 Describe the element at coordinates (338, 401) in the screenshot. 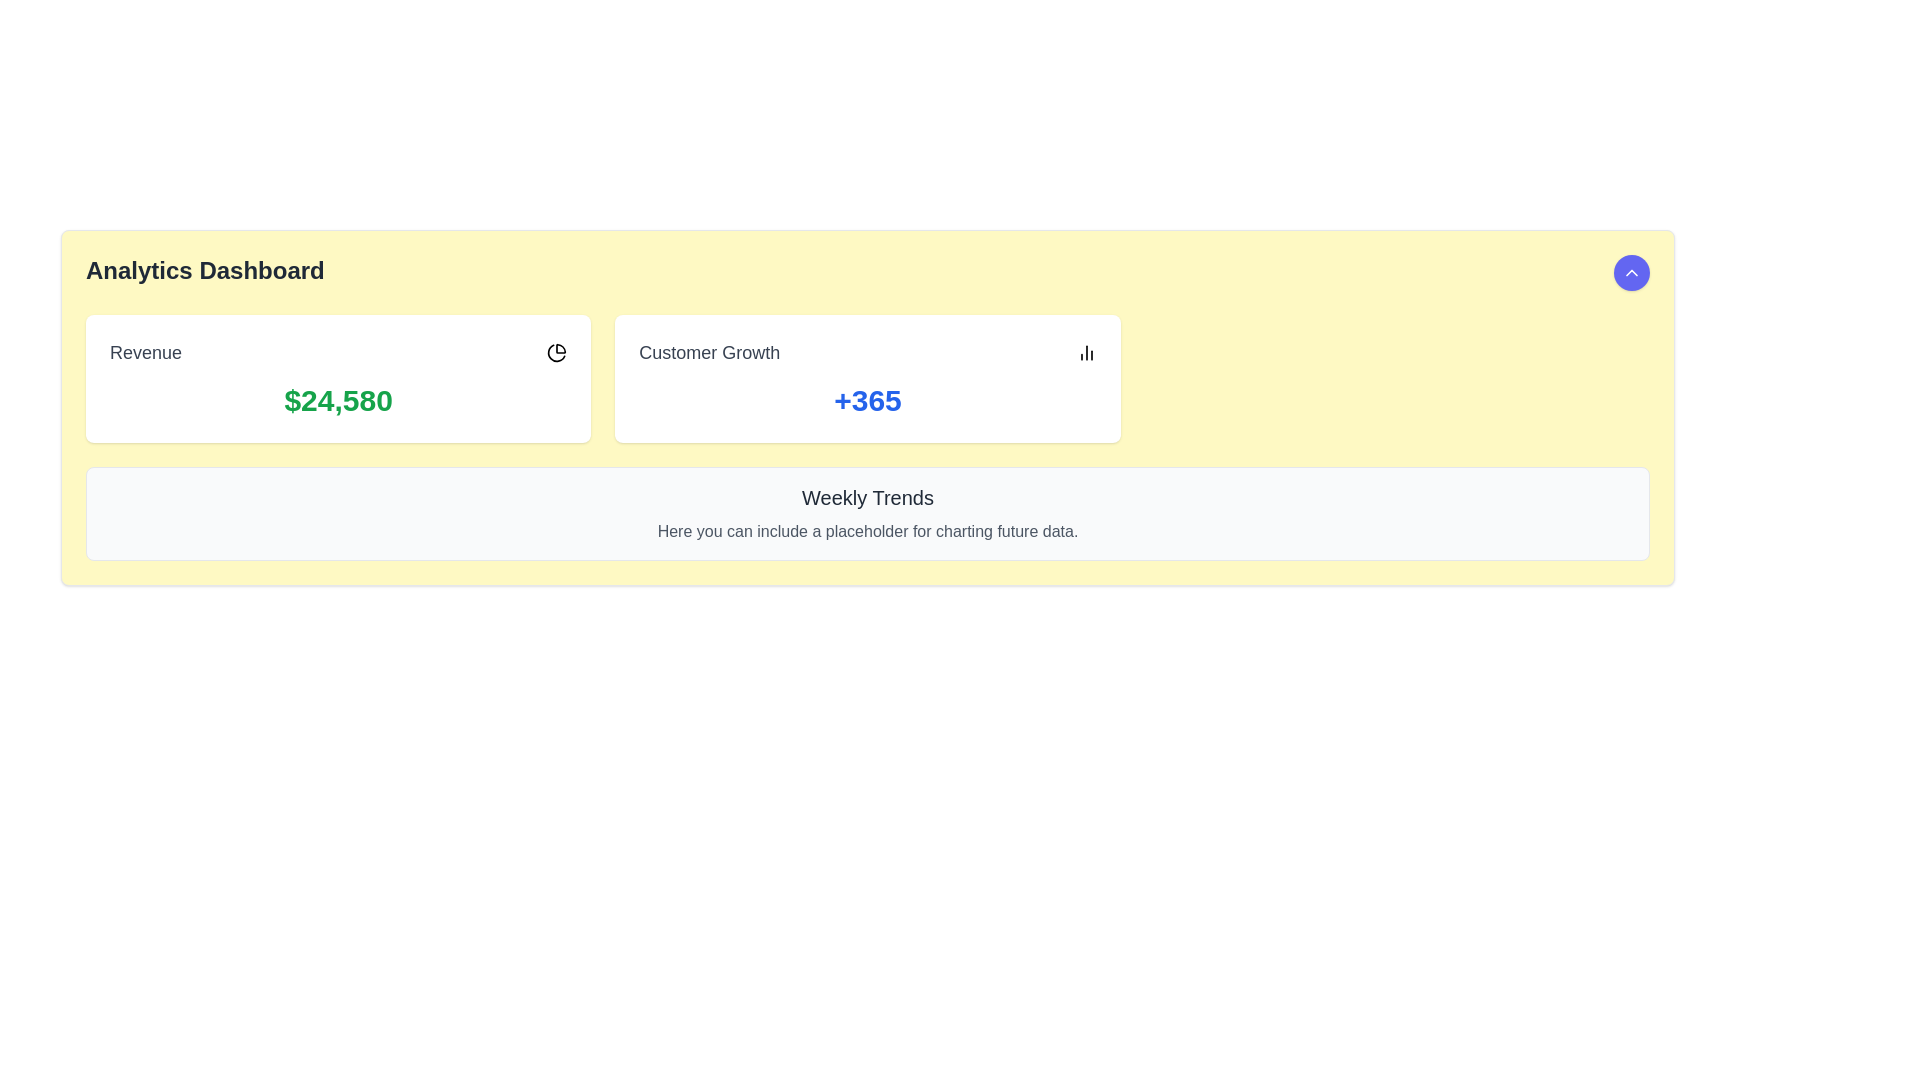

I see `the text label displaying '$24,580', which is styled with a large, bold green font and located beneath the 'Revenue' label in the dashboard card` at that location.